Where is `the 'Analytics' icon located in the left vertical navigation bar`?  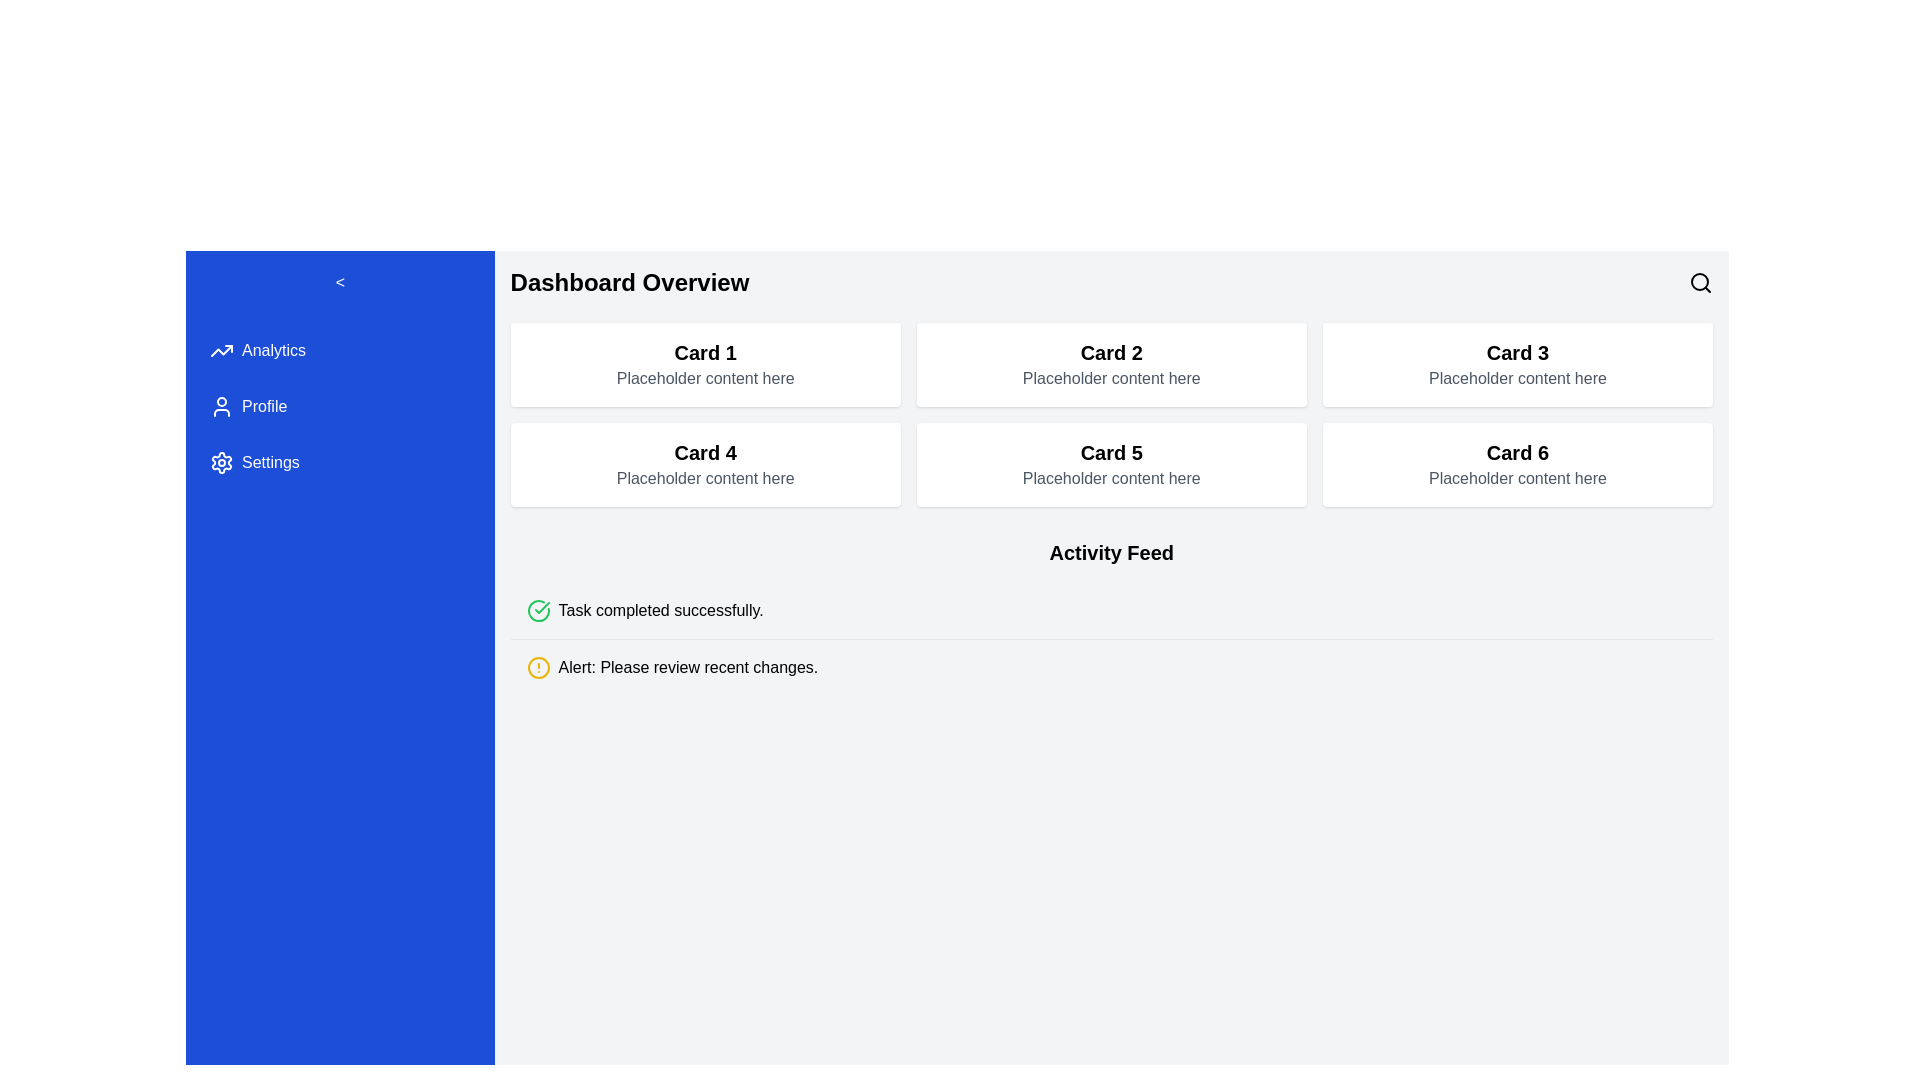 the 'Analytics' icon located in the left vertical navigation bar is located at coordinates (221, 350).